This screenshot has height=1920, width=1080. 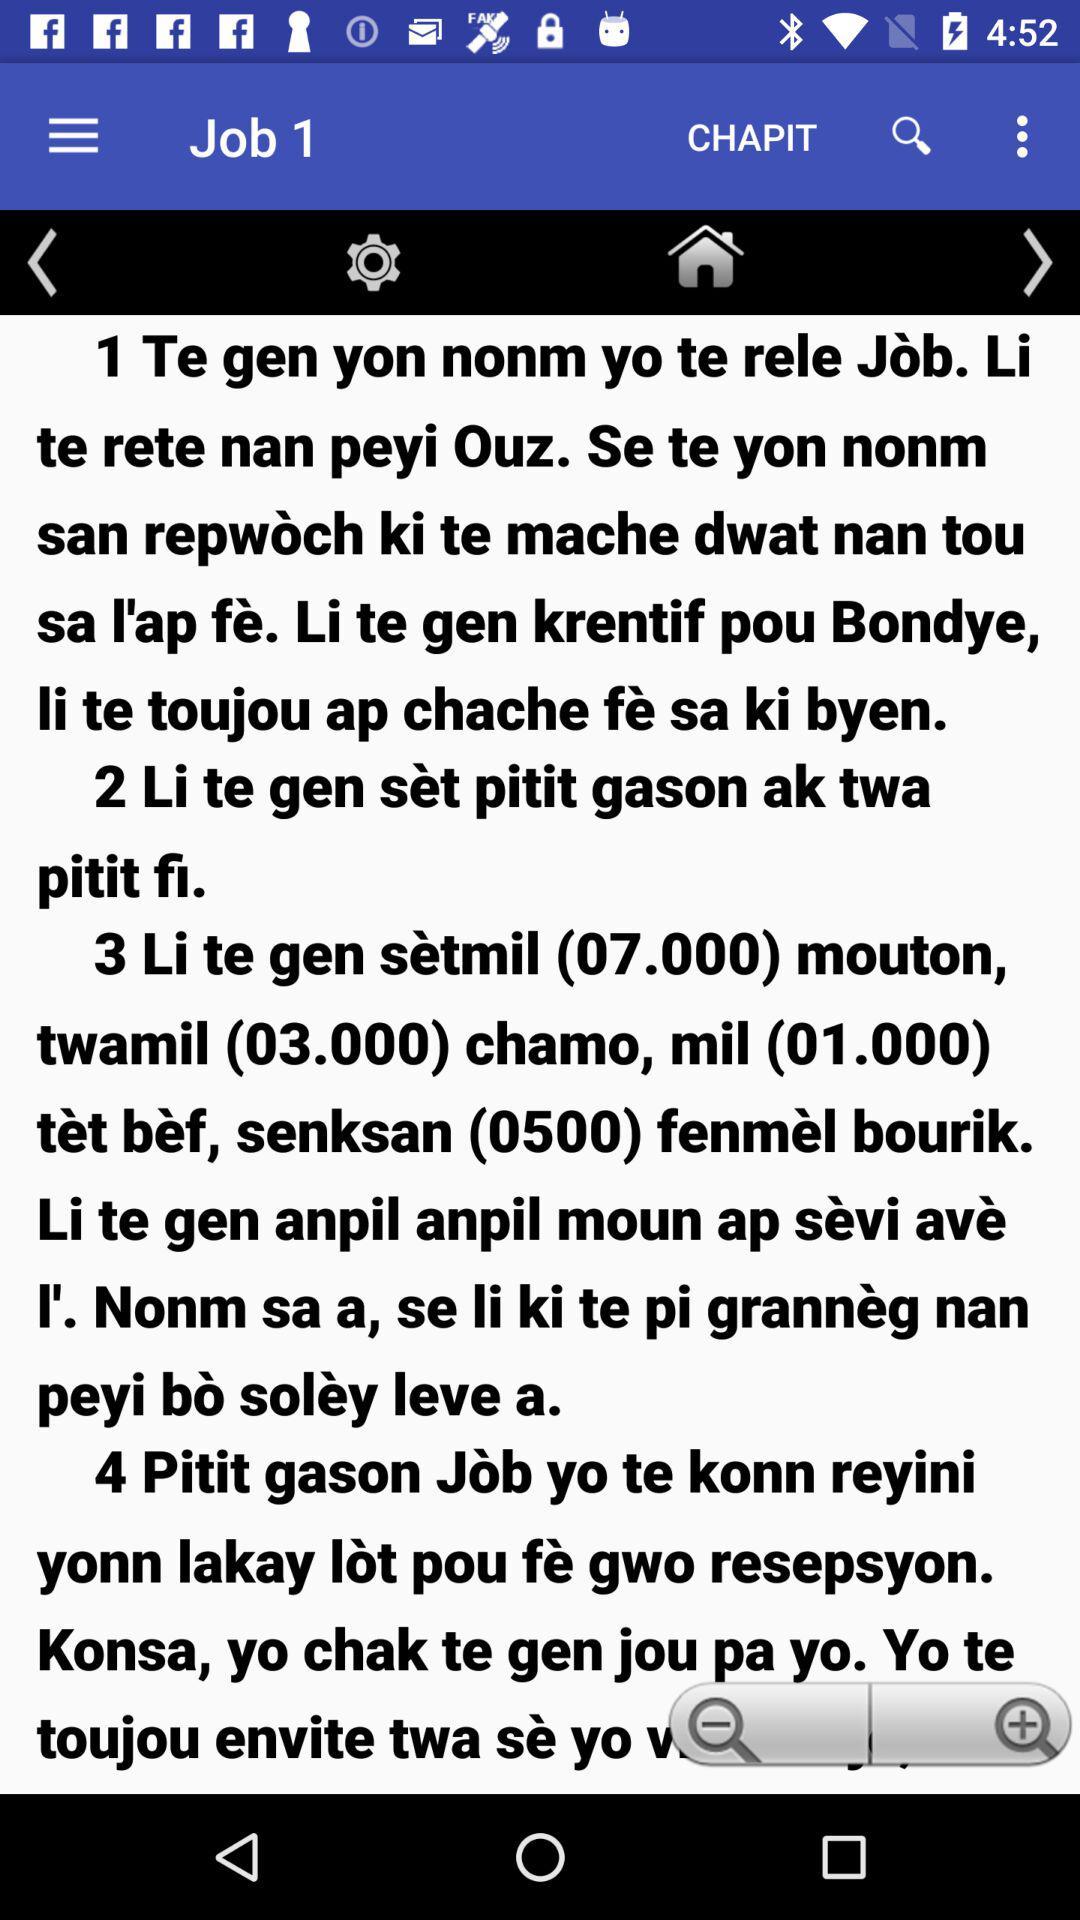 I want to click on icon below 3 li te icon, so click(x=764, y=1729).